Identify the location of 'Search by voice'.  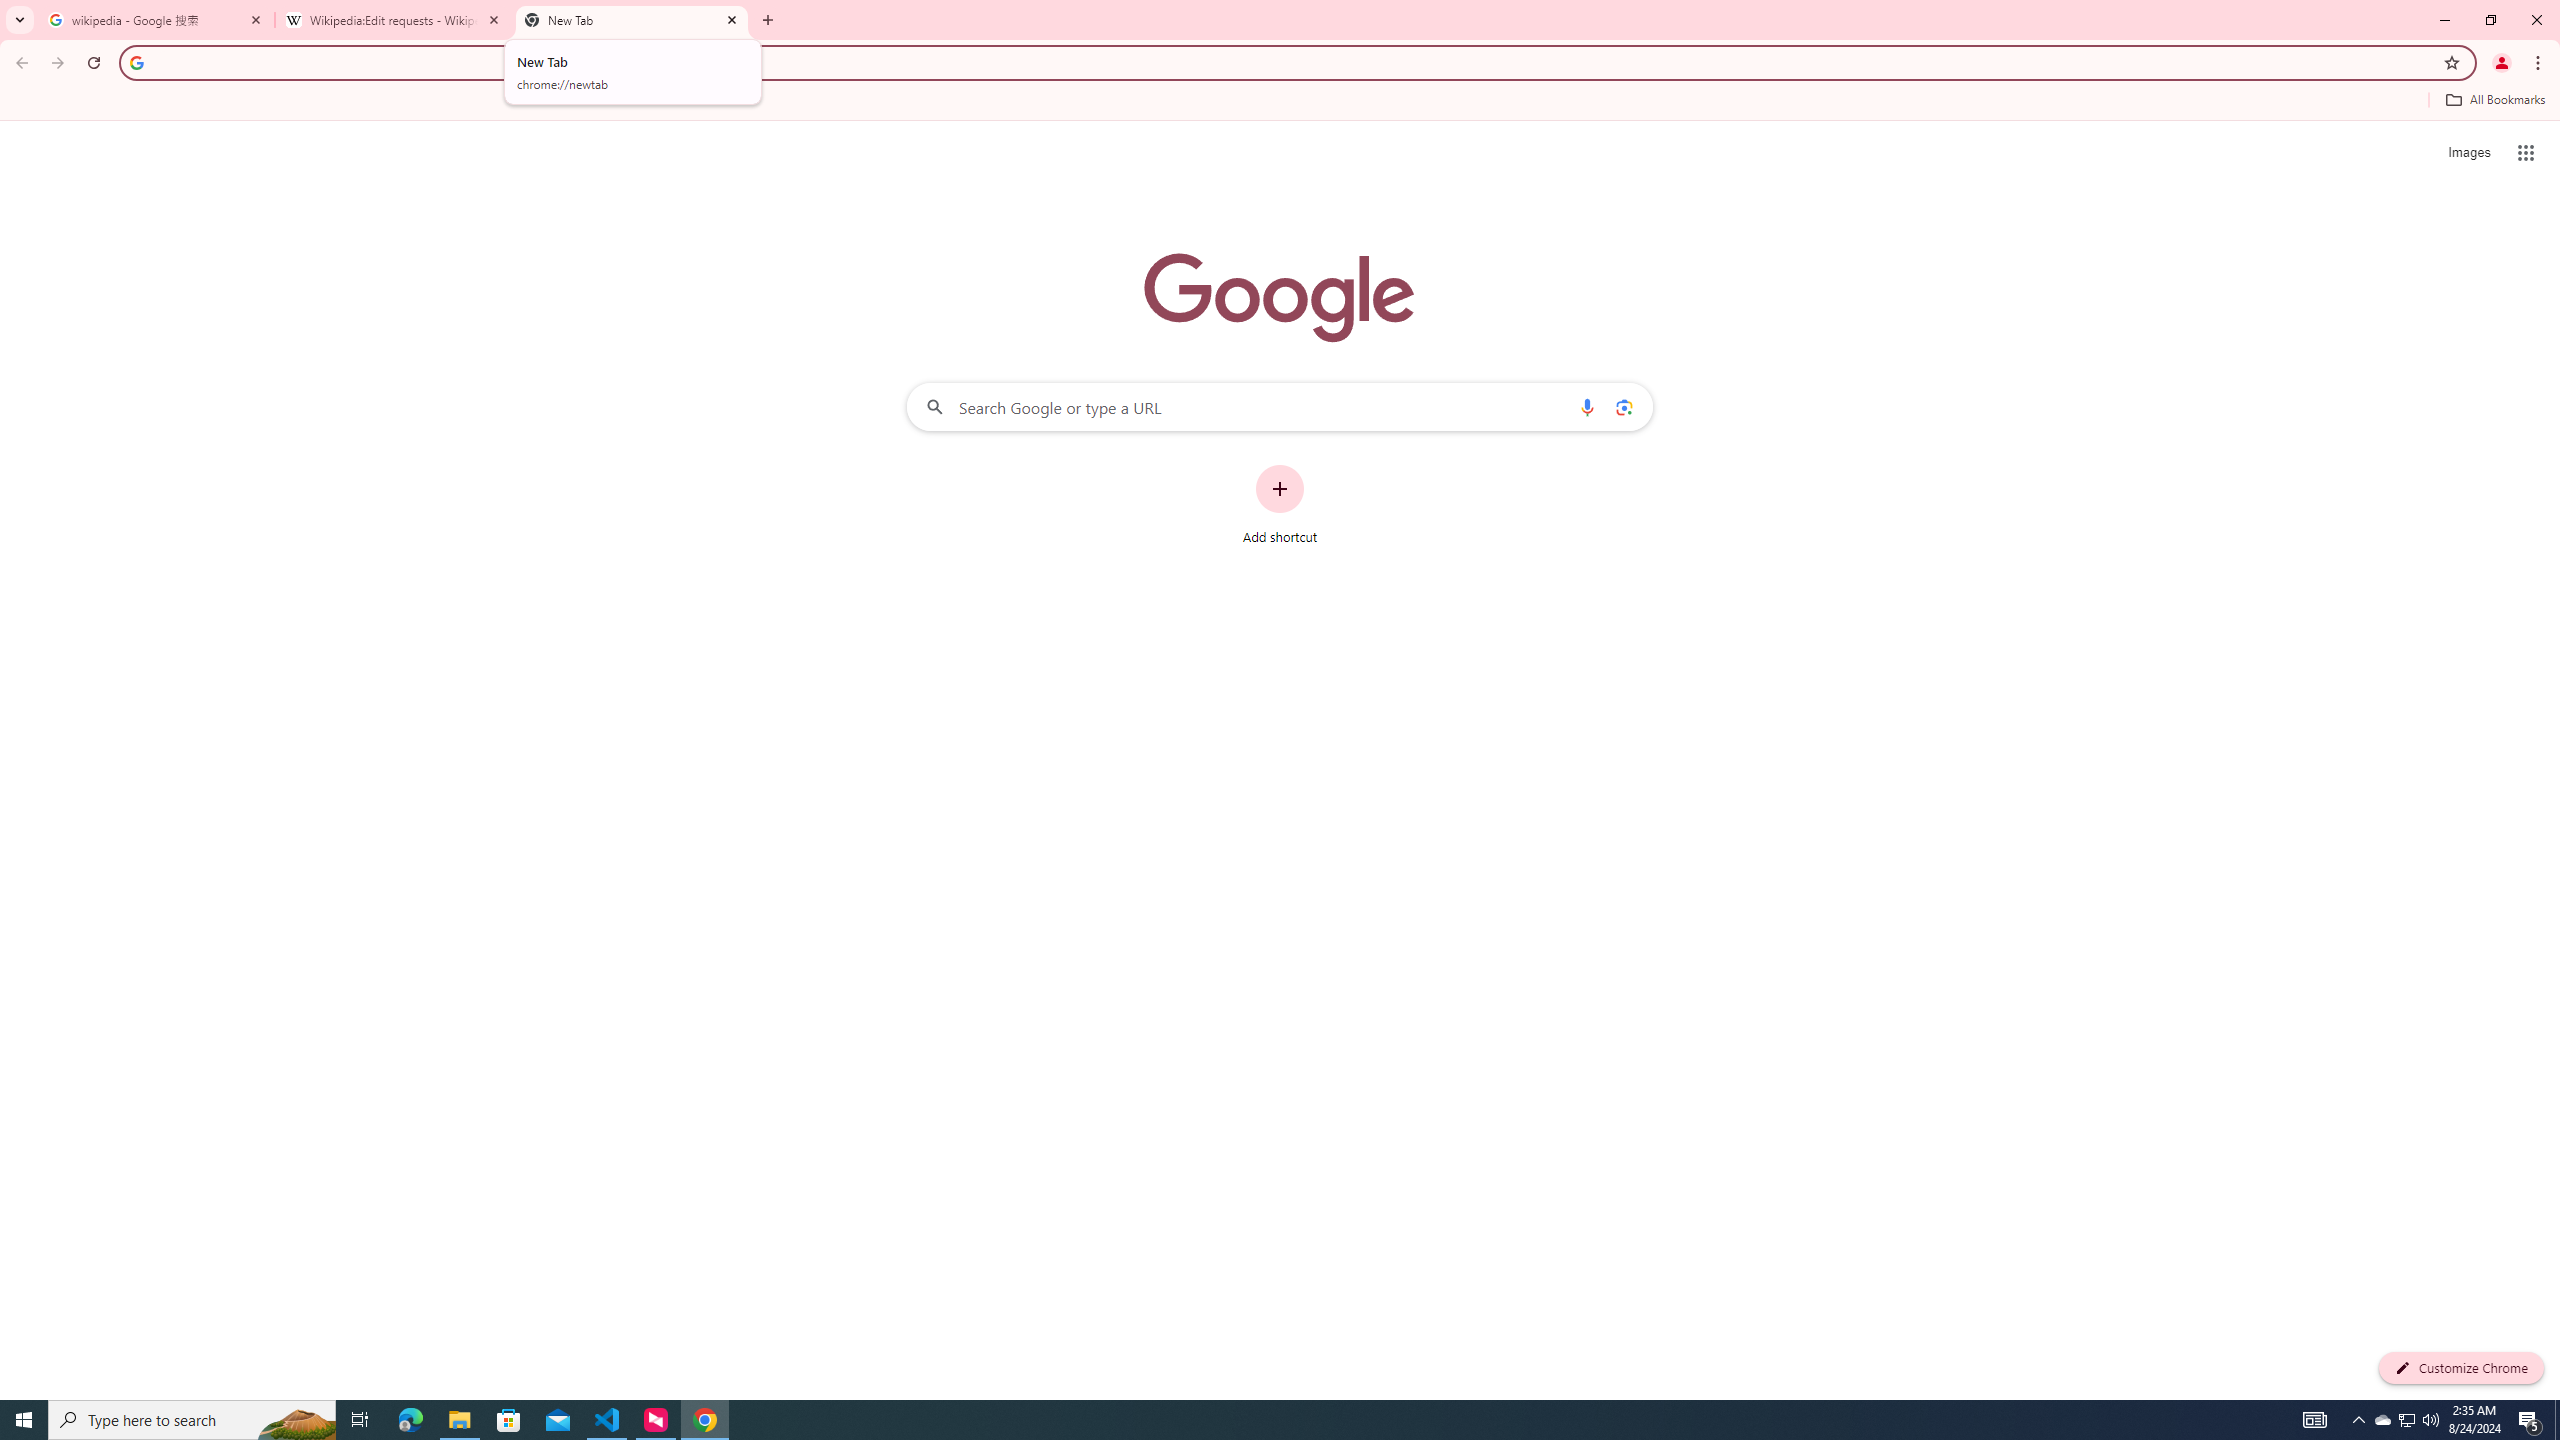
(1586, 405).